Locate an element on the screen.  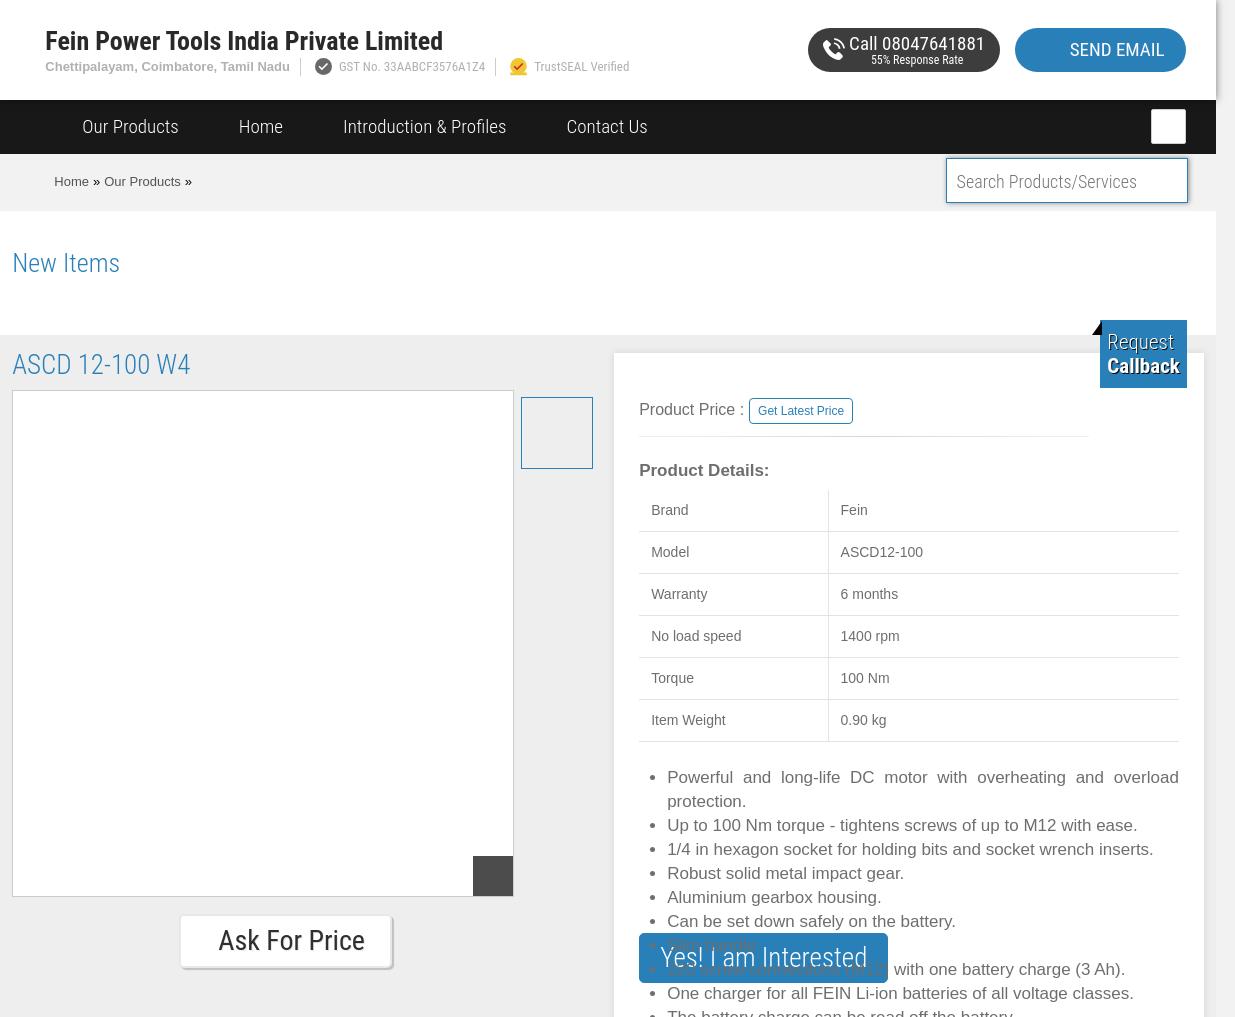
'Robust solid metal impact gear.' is located at coordinates (785, 873).